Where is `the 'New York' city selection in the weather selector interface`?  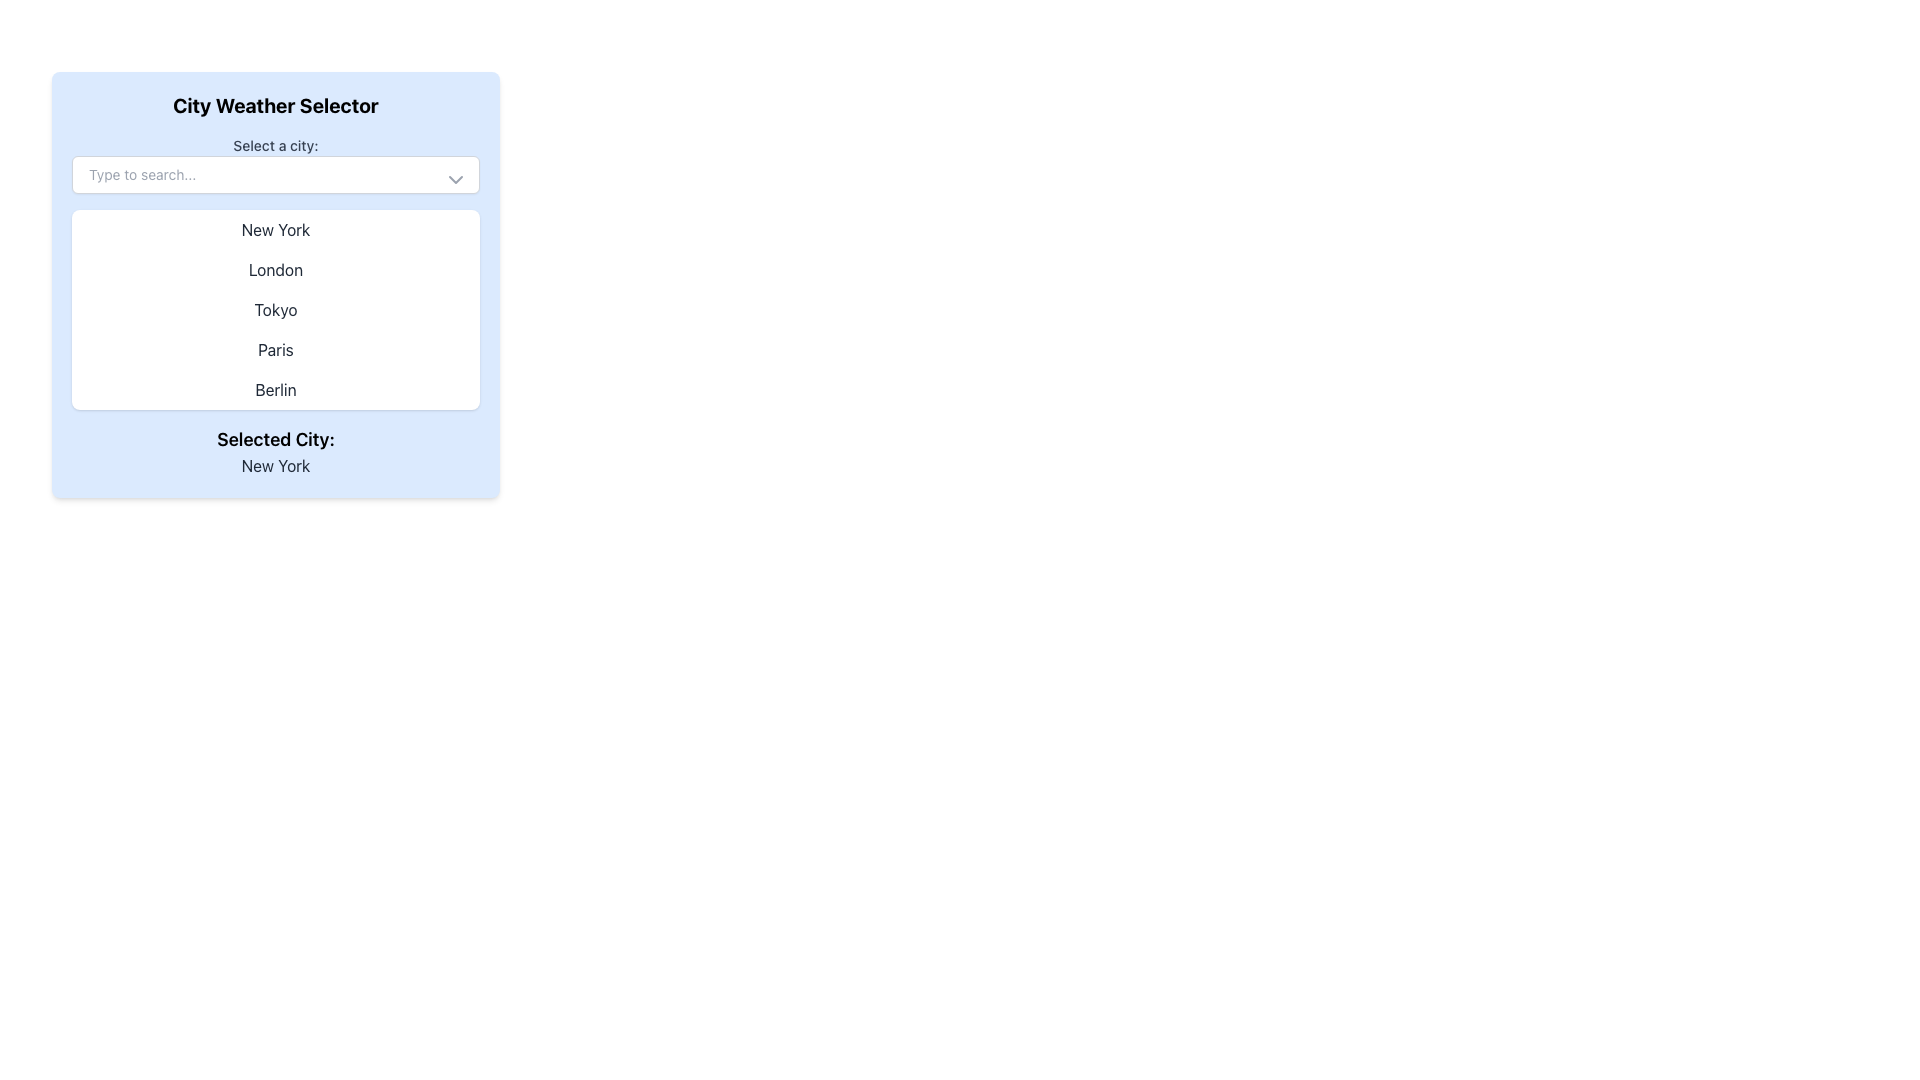
the 'New York' city selection in the weather selector interface is located at coordinates (274, 229).